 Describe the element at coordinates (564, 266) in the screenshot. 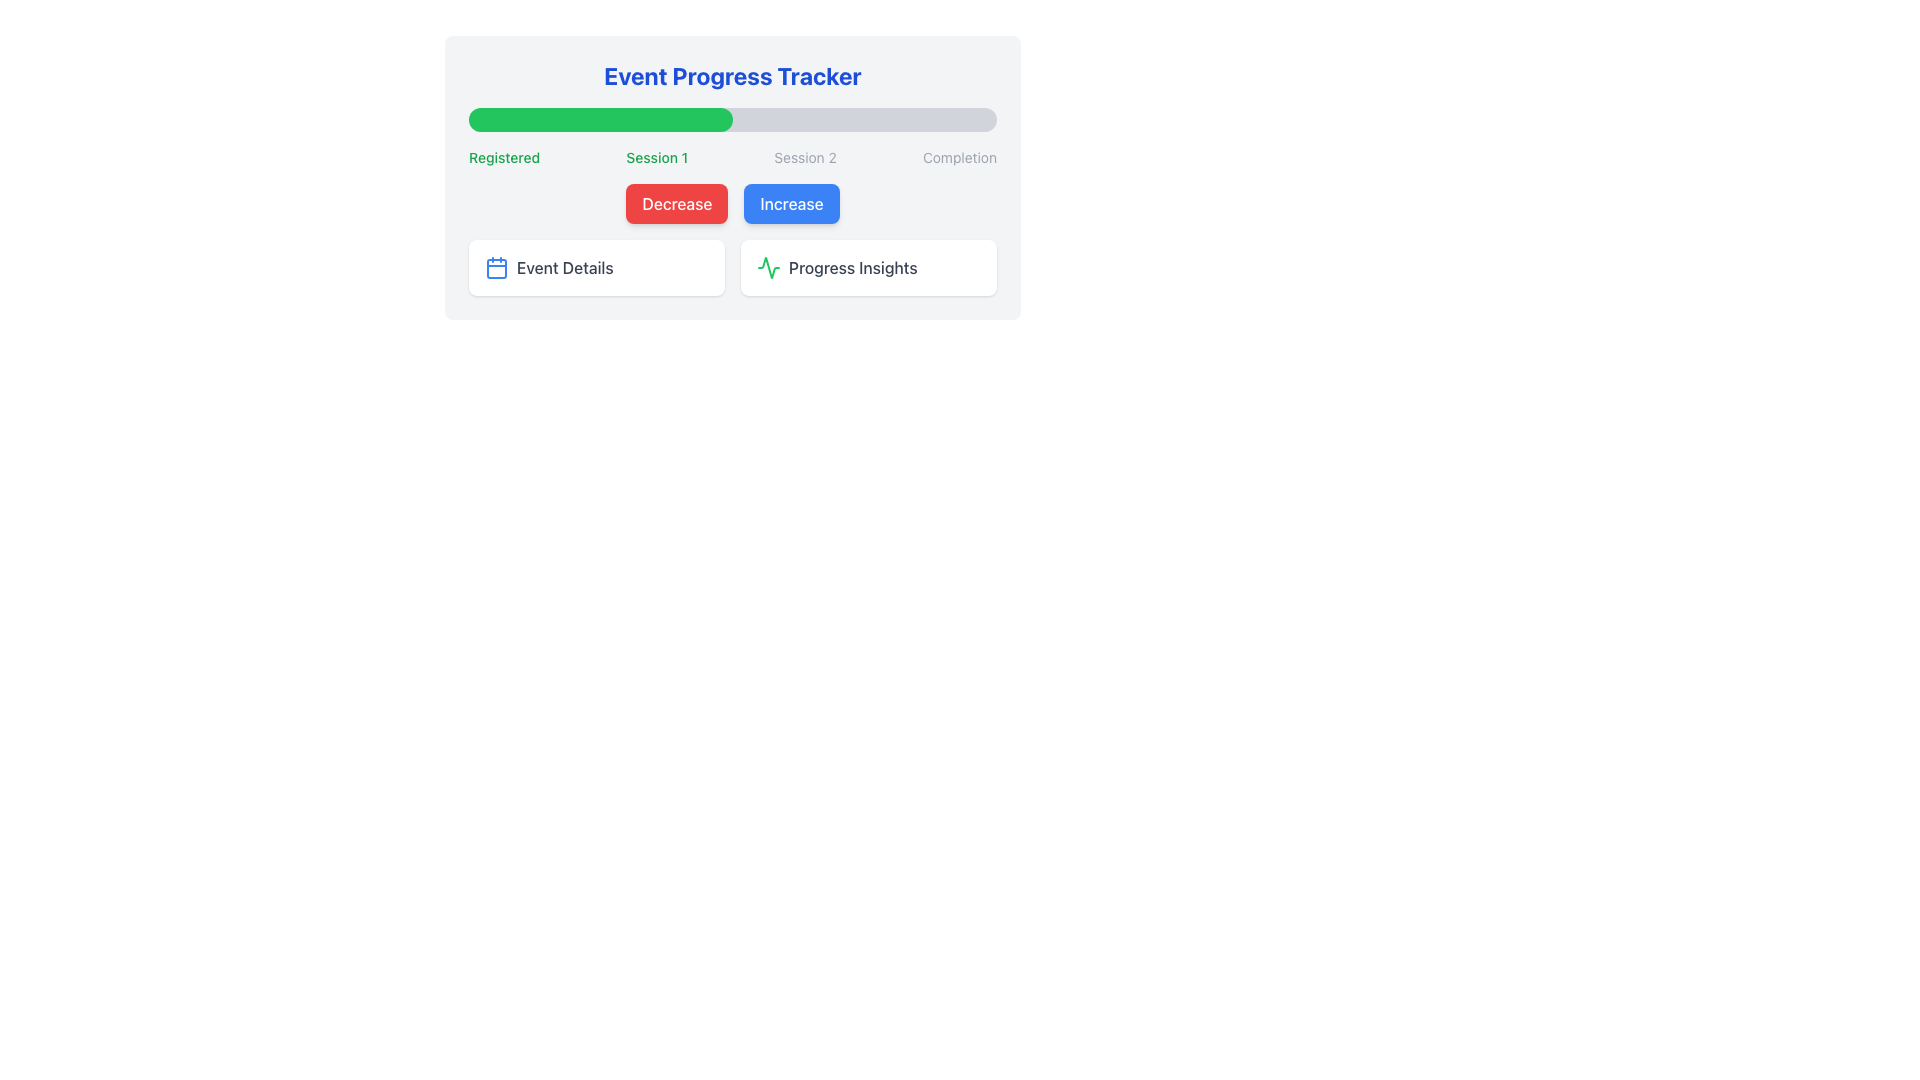

I see `the 'Event Details' text label, which is styled in gray font color and medium weight, located beneath the main progress tracker header within a white card-like section` at that location.